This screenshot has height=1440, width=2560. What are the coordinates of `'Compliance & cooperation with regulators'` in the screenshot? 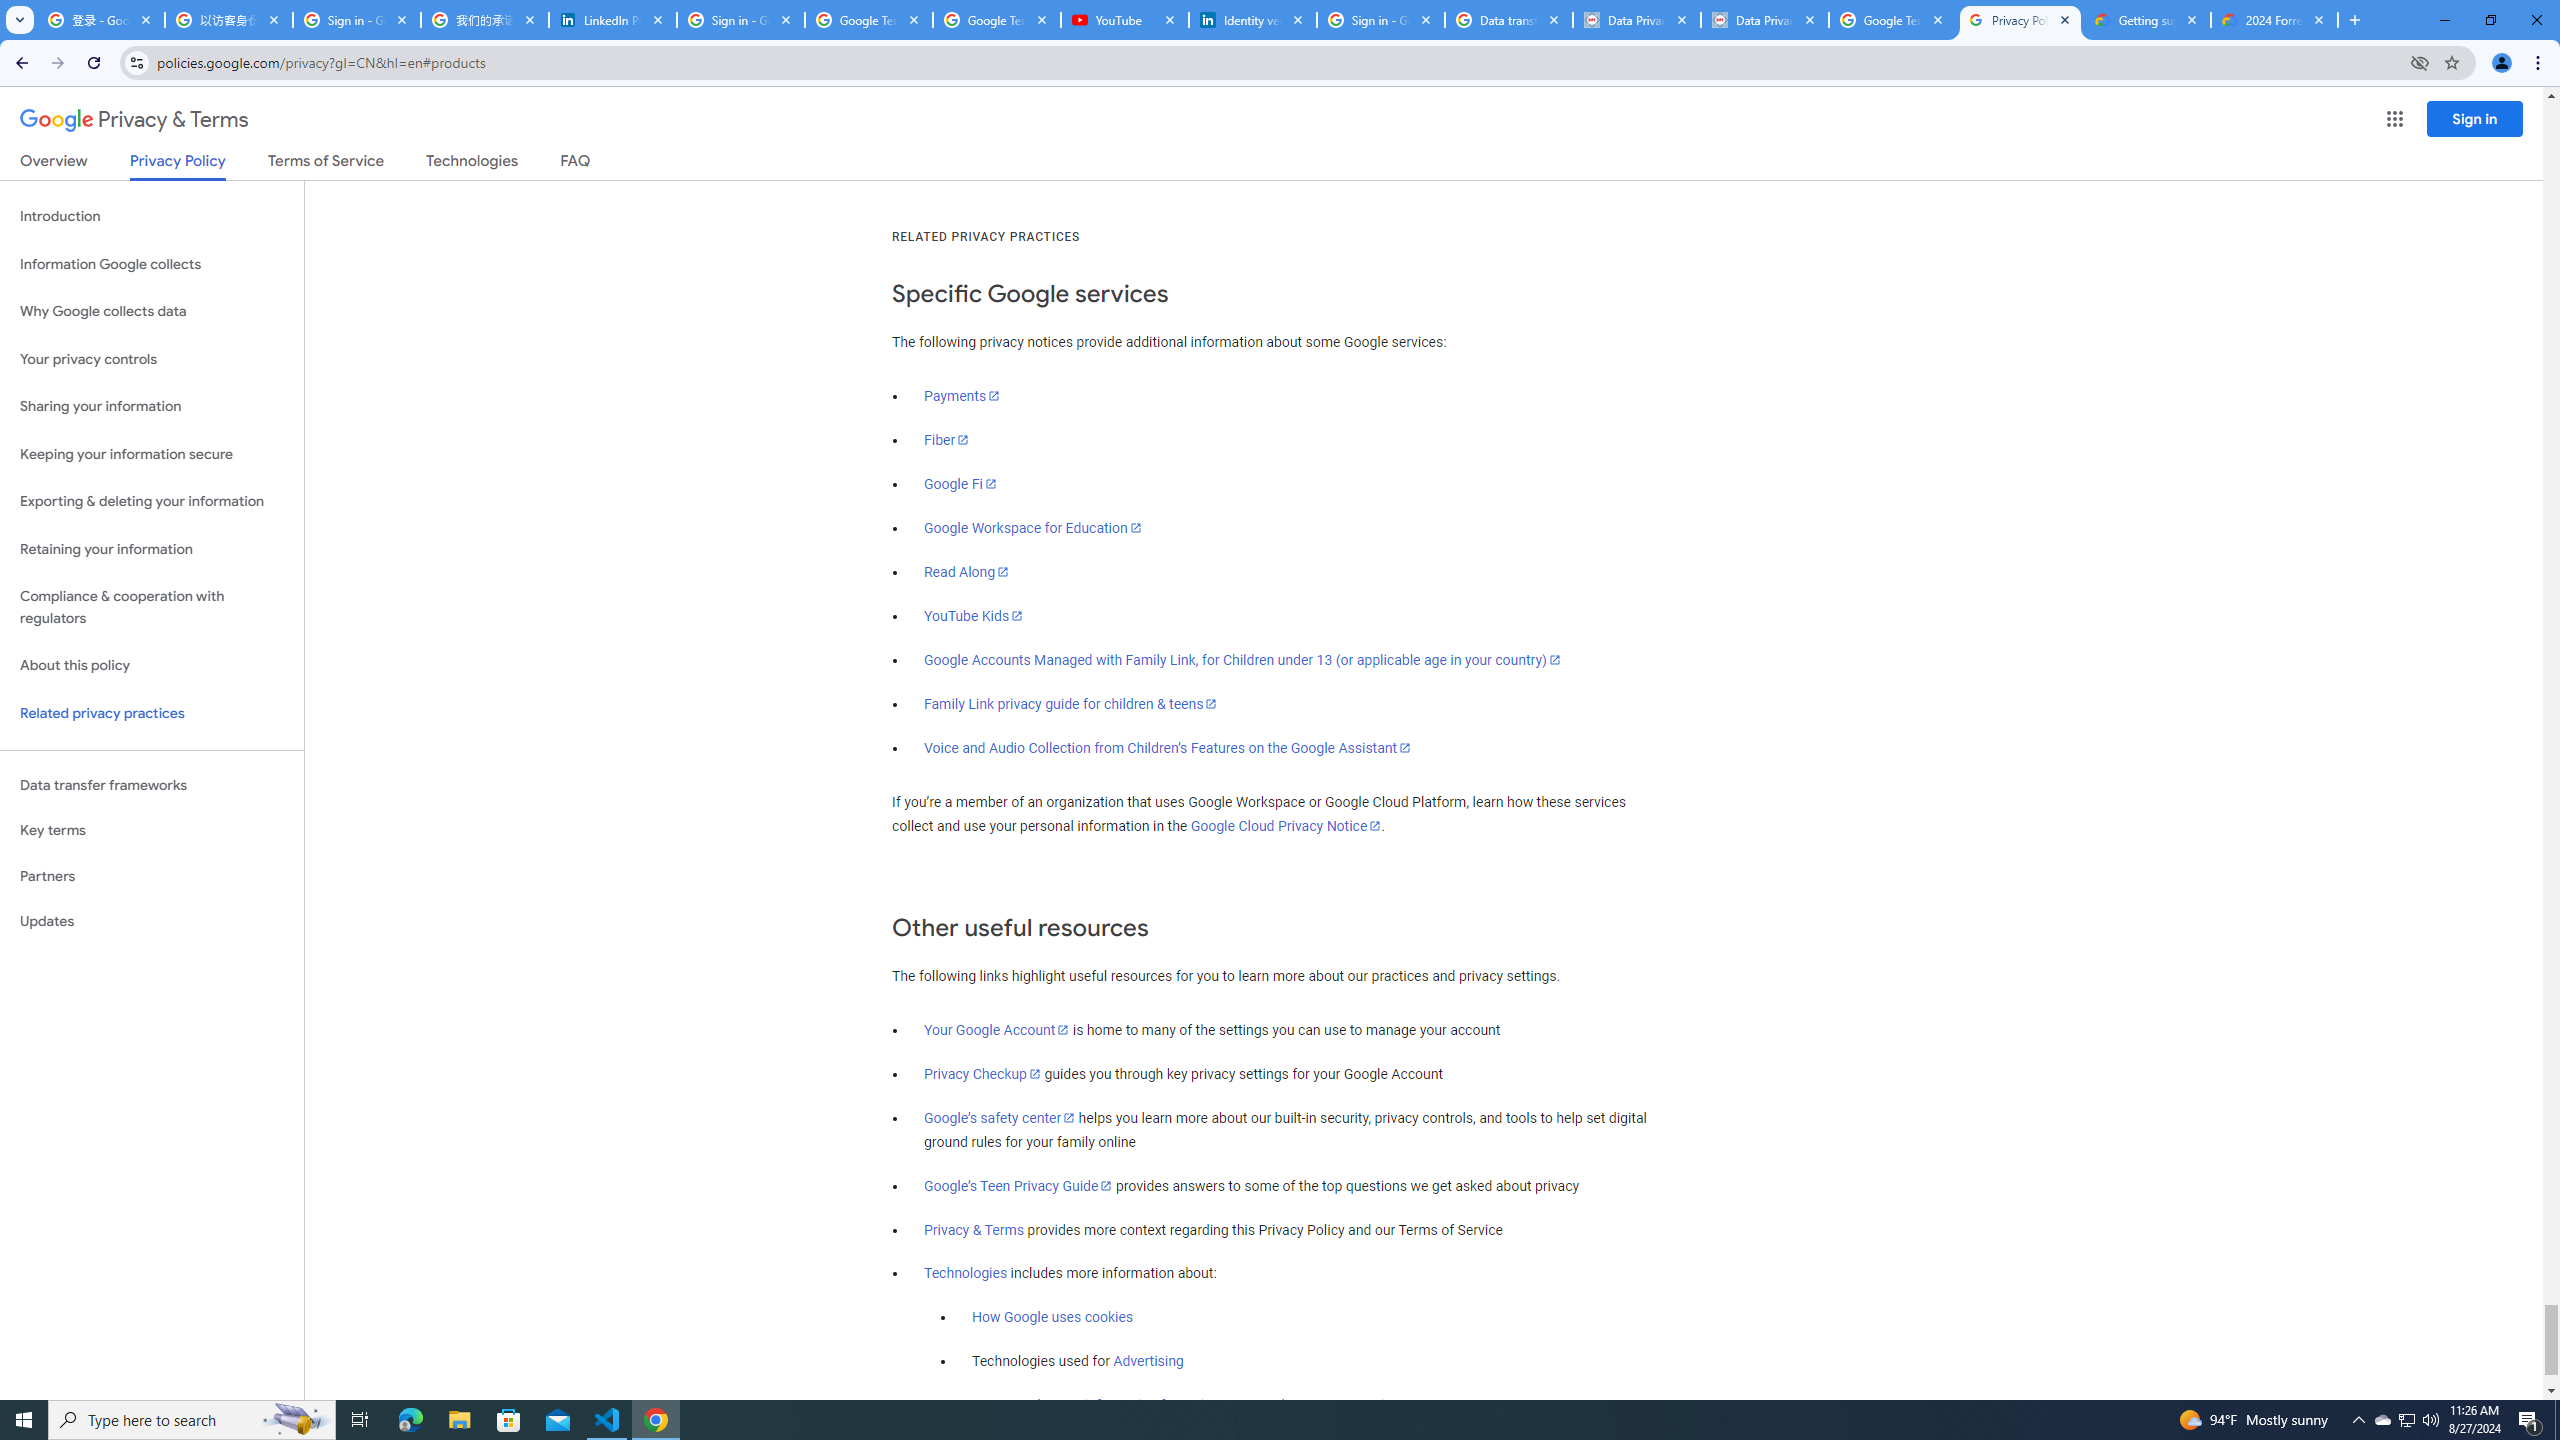 It's located at (151, 608).